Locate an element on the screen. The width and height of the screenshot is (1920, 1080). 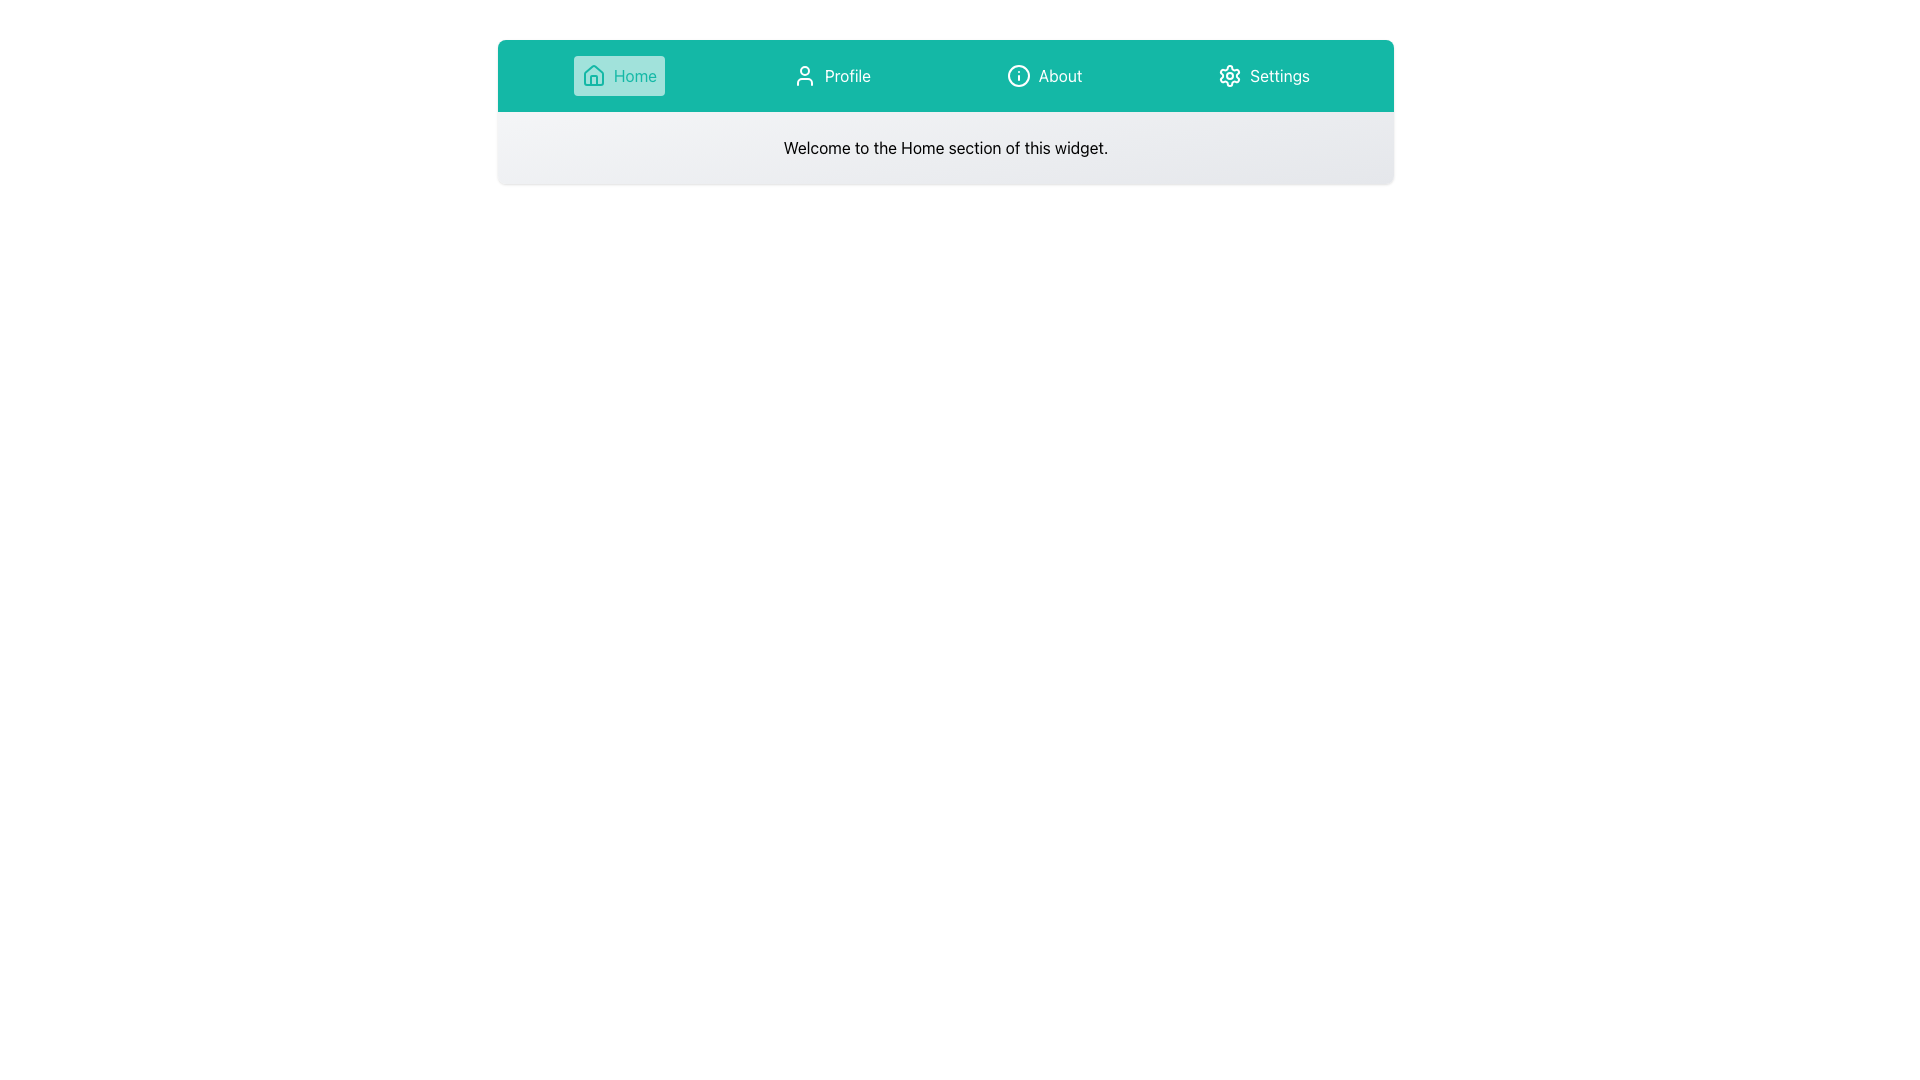
the 'Settings' interactive button located in the top navigation bar is located at coordinates (1263, 75).